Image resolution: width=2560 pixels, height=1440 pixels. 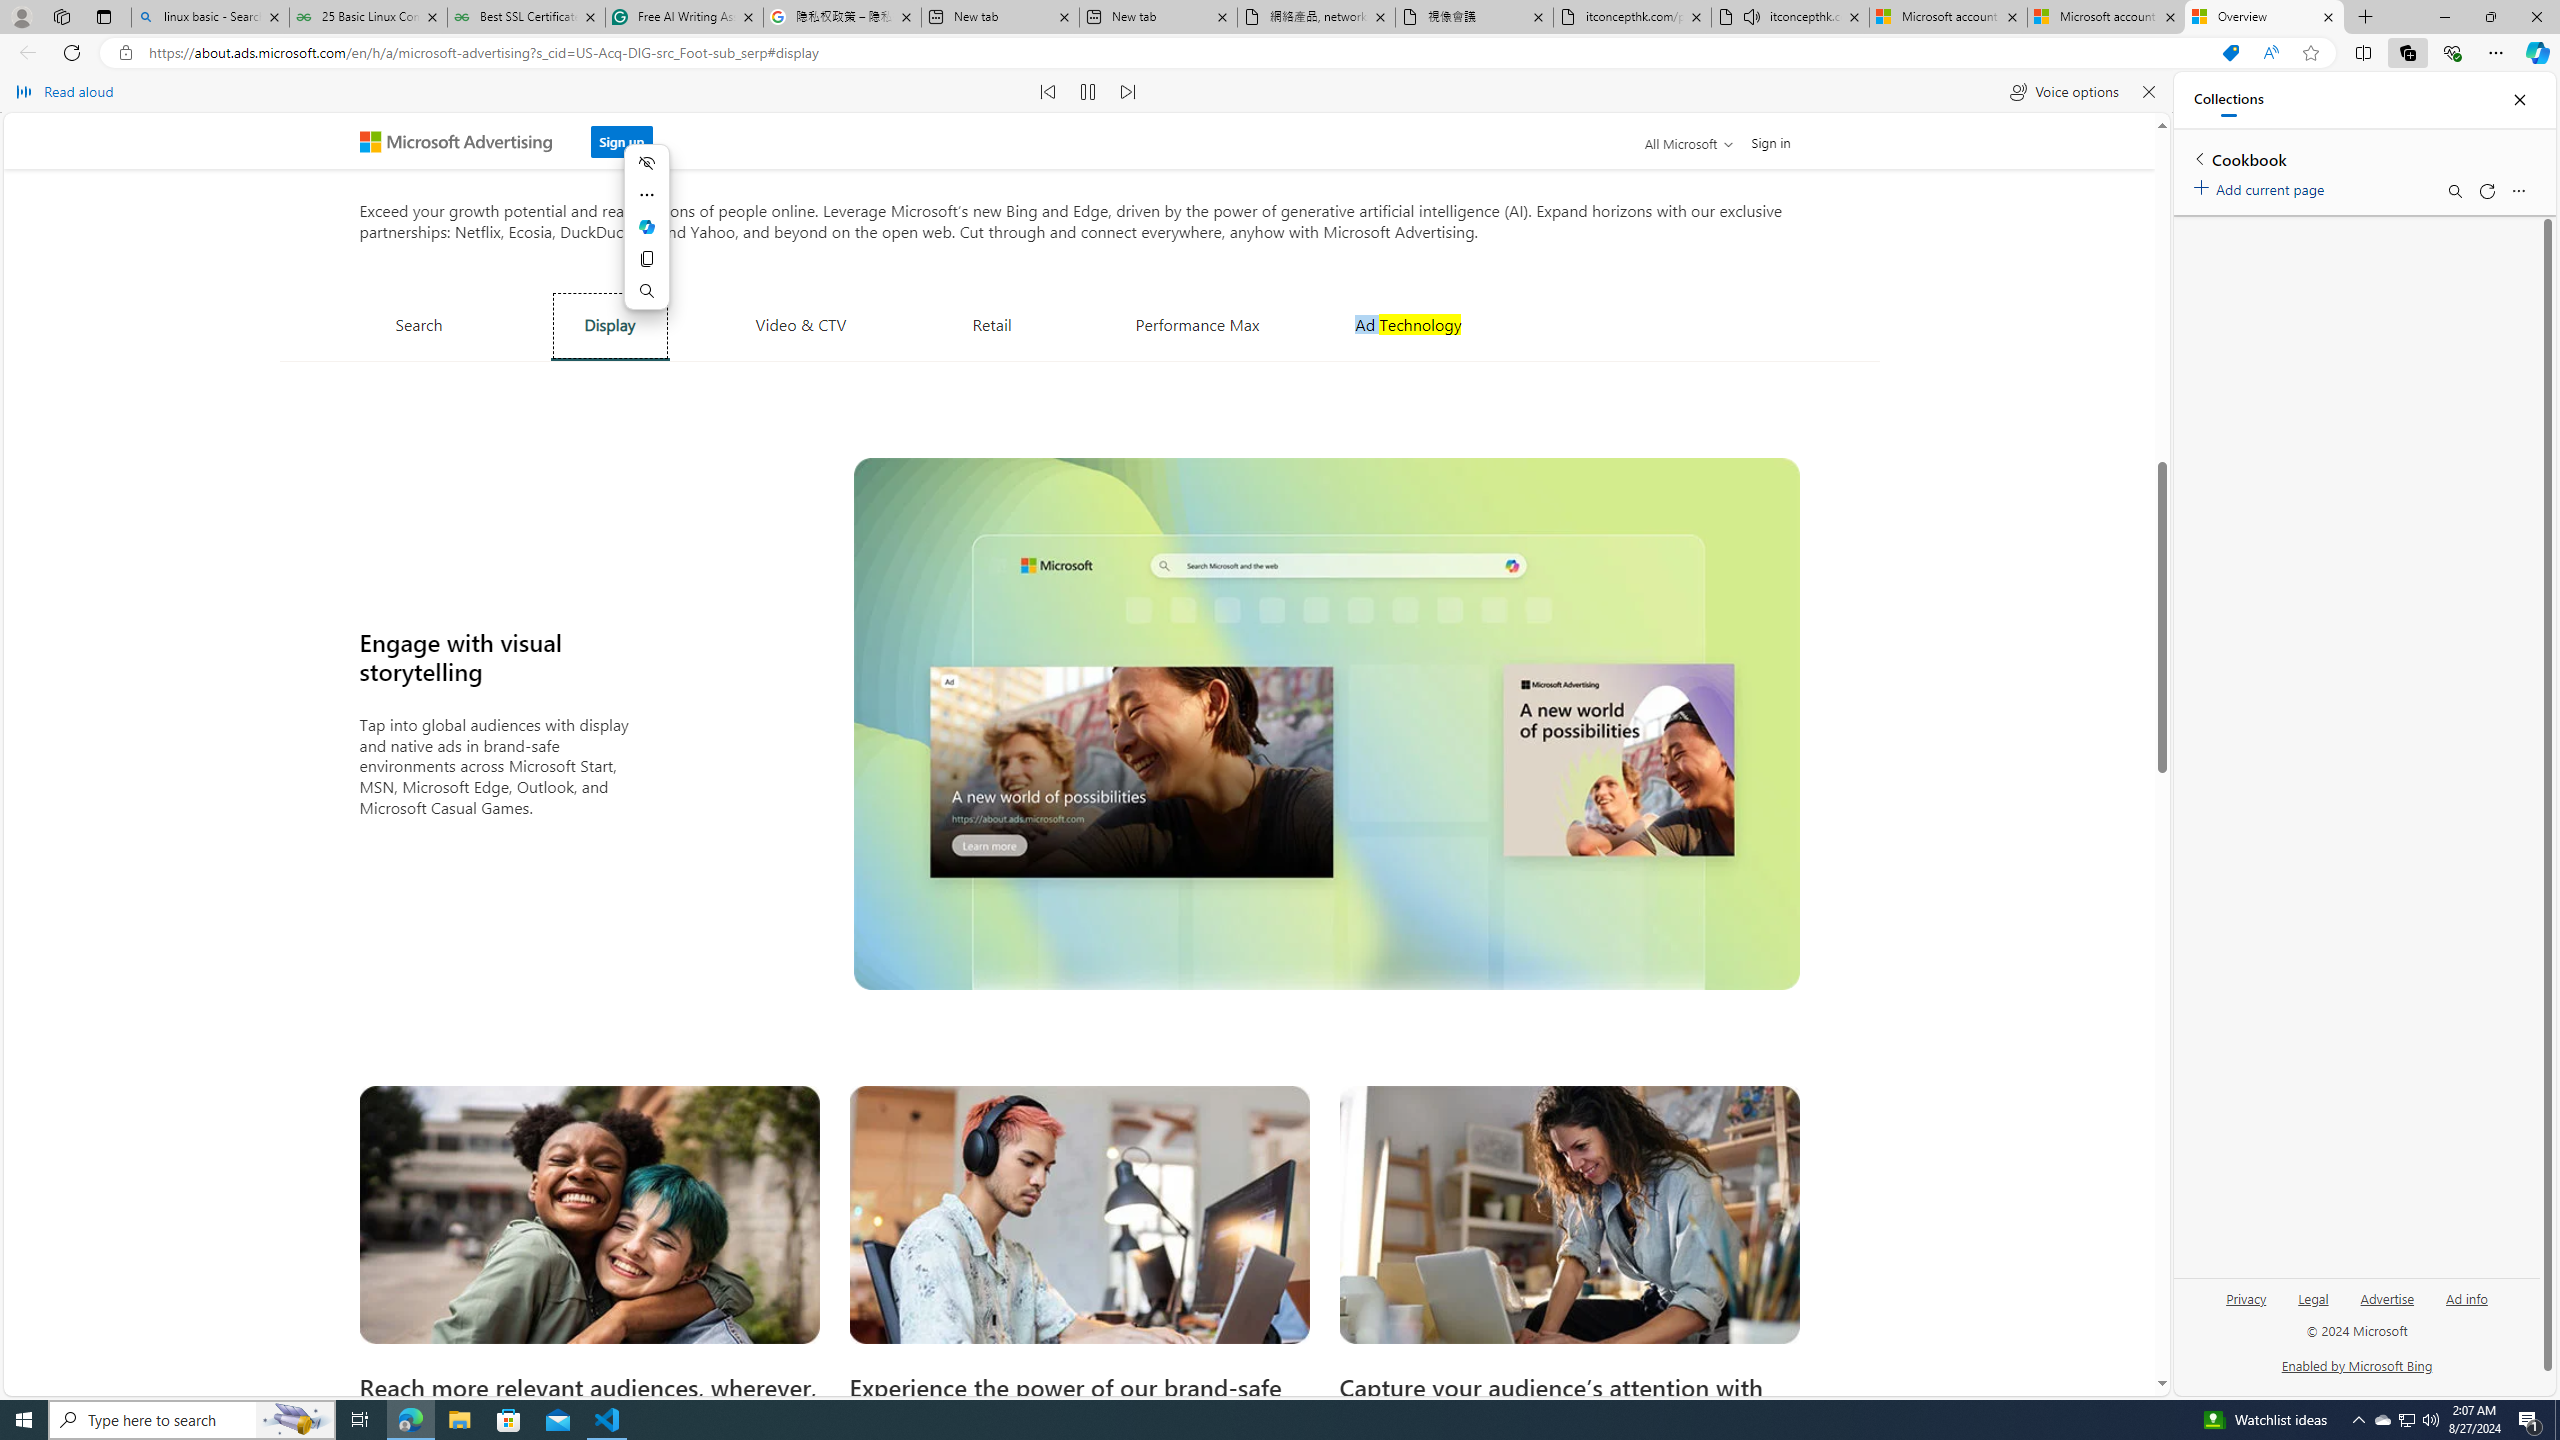 What do you see at coordinates (619, 141) in the screenshot?
I see `'Sign up'` at bounding box center [619, 141].